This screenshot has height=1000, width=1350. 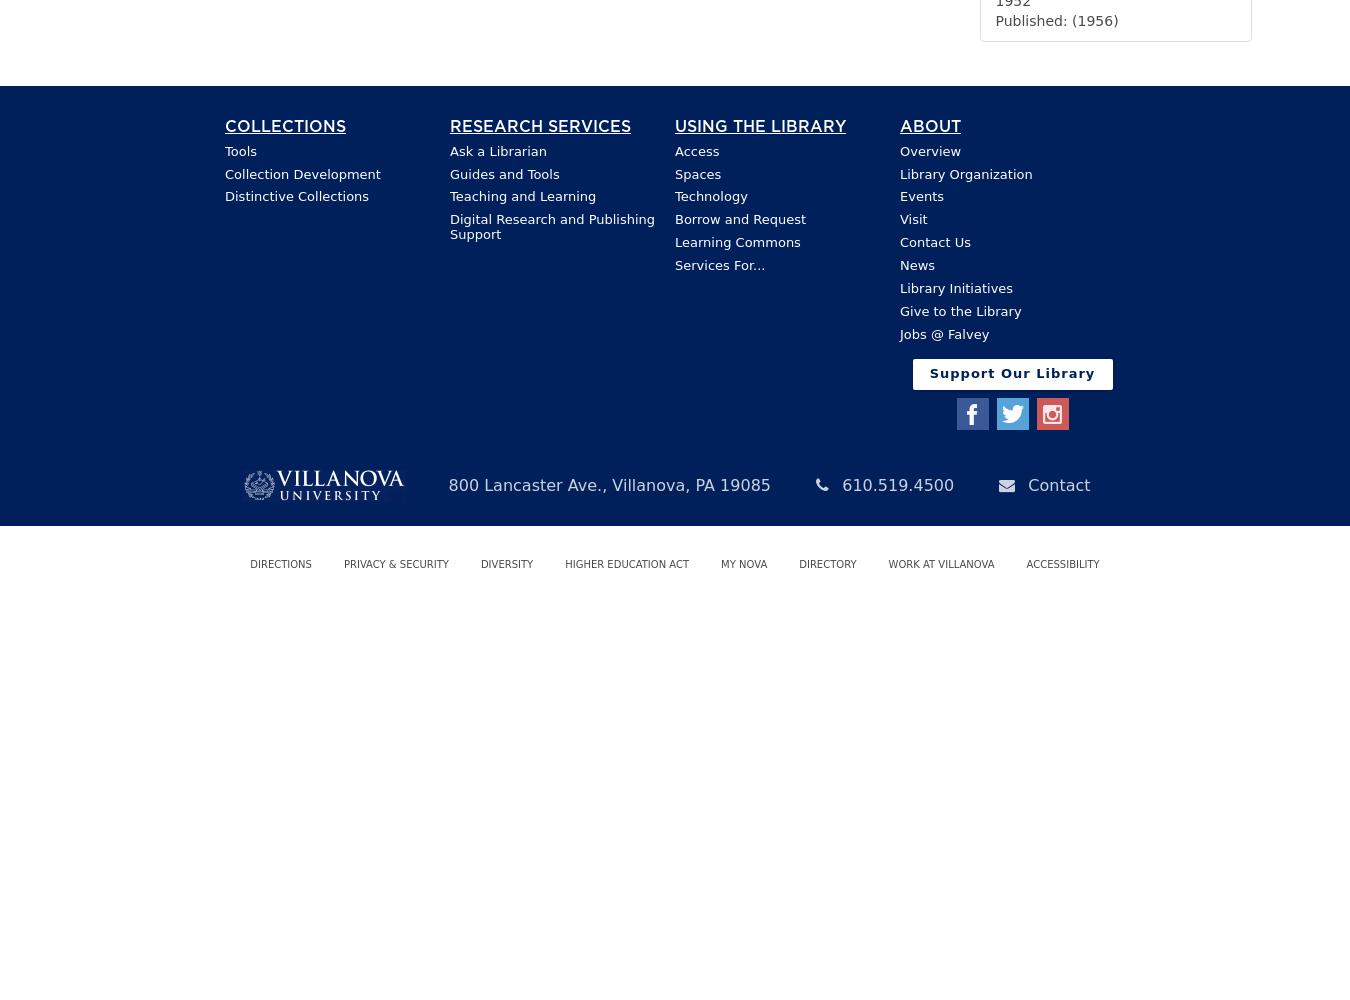 I want to click on 'Digital Research and Publishing Support', so click(x=551, y=226).